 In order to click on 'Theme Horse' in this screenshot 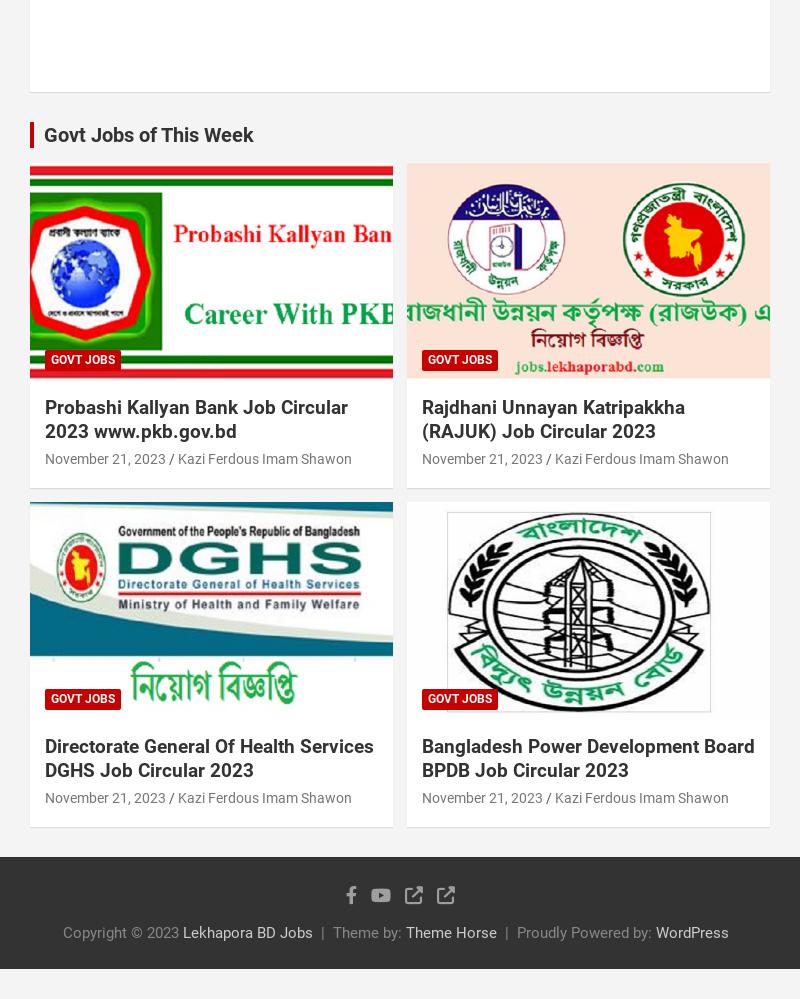, I will do `click(450, 931)`.